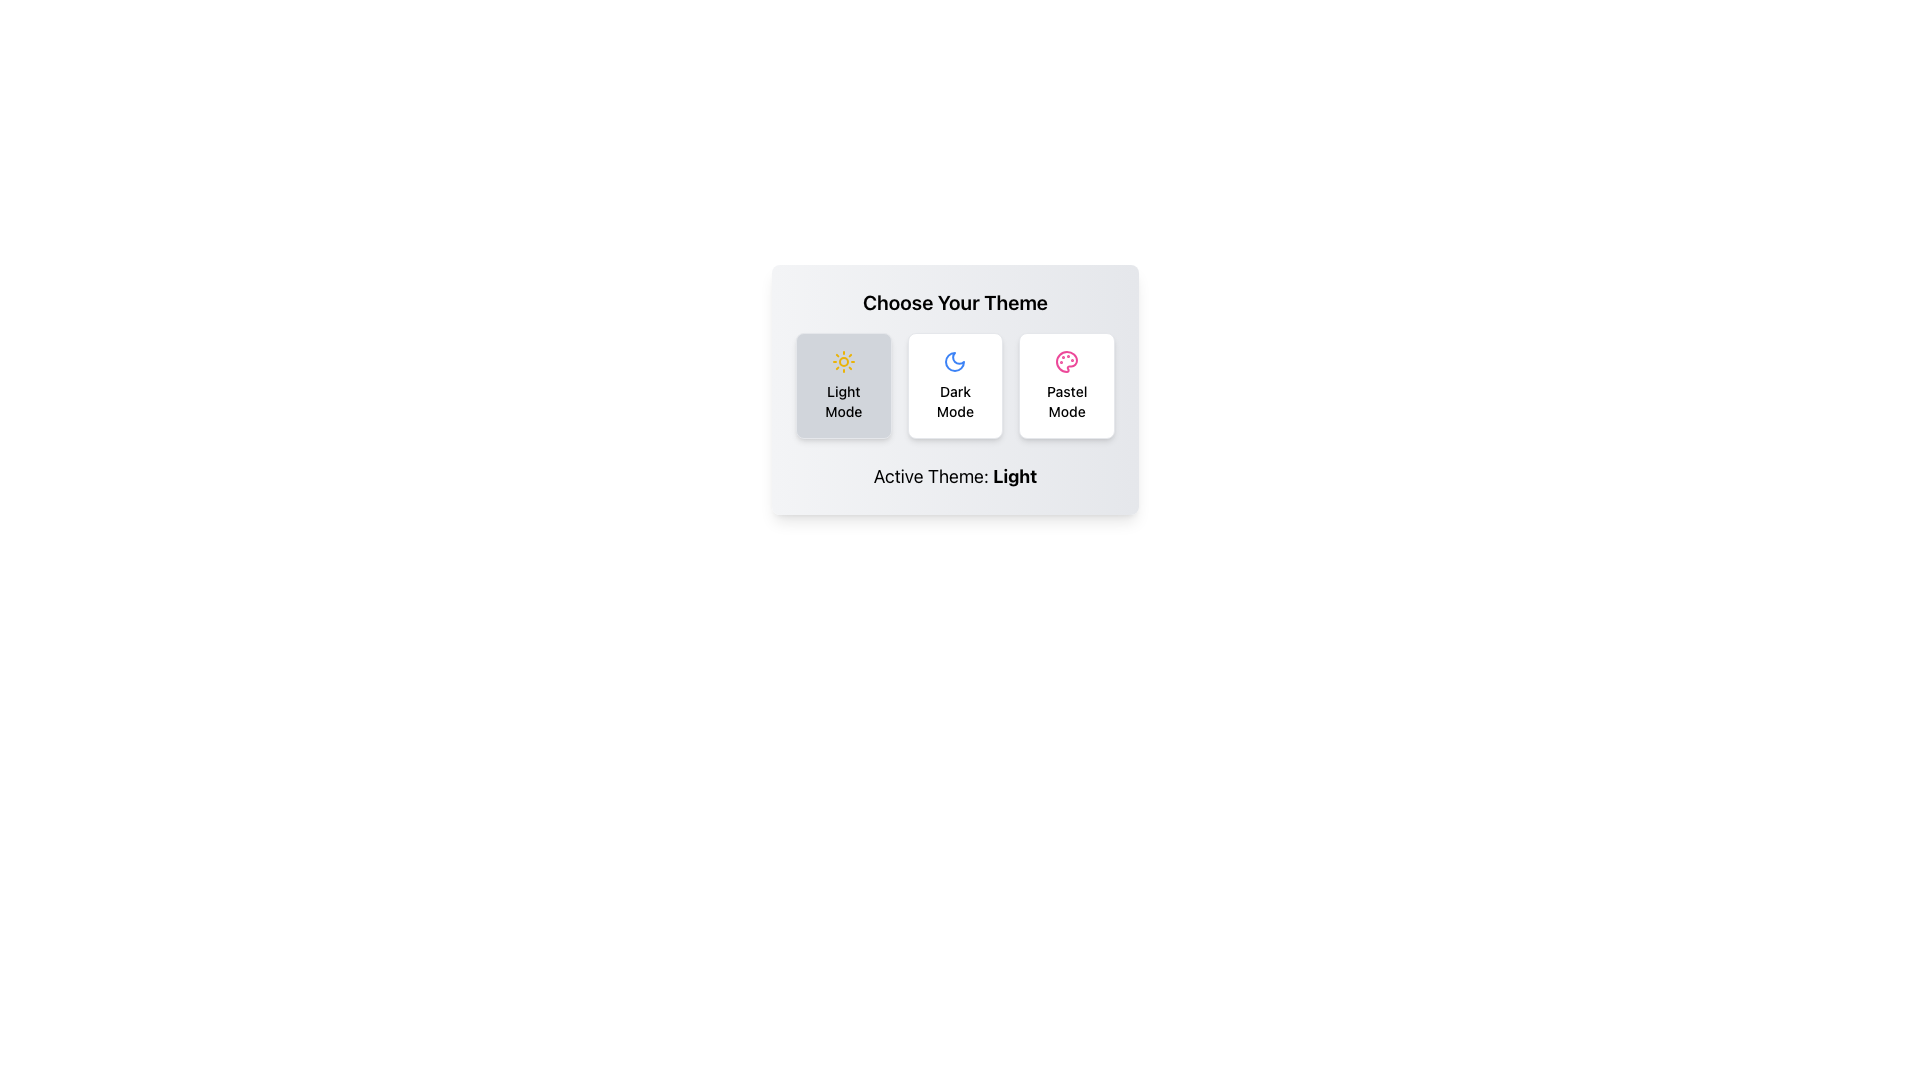 This screenshot has height=1080, width=1920. What do you see at coordinates (843, 362) in the screenshot?
I see `the sun icon within the leftmost button of the theme selection interface` at bounding box center [843, 362].